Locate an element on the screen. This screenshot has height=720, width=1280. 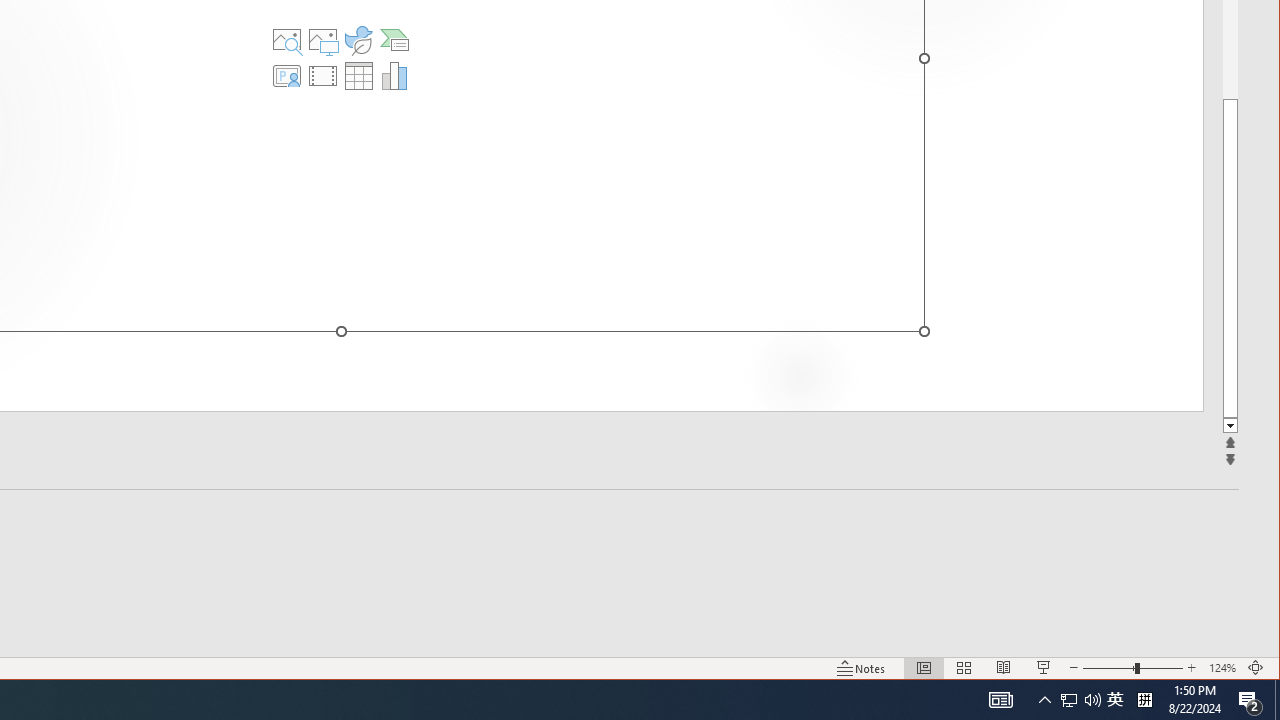
'Insert Cameo' is located at coordinates (286, 74).